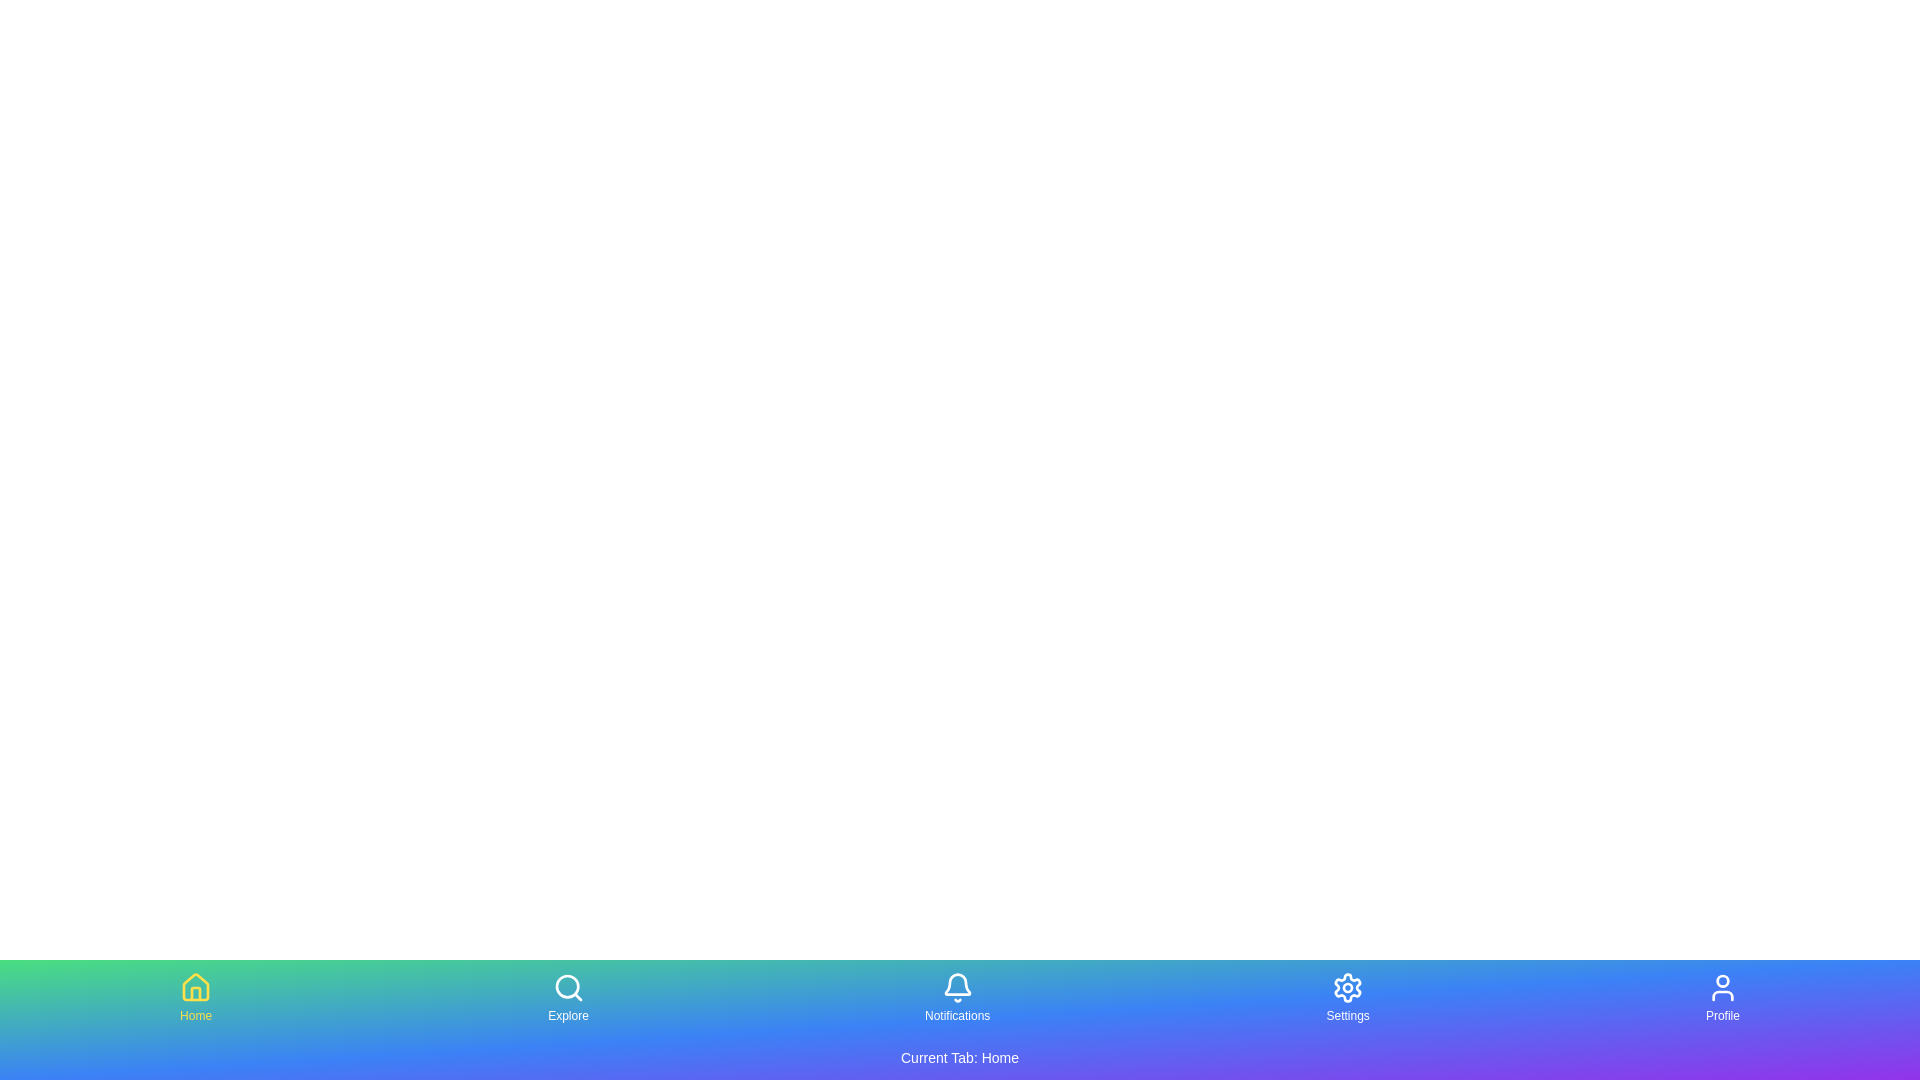 The image size is (1920, 1080). Describe the element at coordinates (1348, 998) in the screenshot. I see `the tab labeled Settings to select it` at that location.